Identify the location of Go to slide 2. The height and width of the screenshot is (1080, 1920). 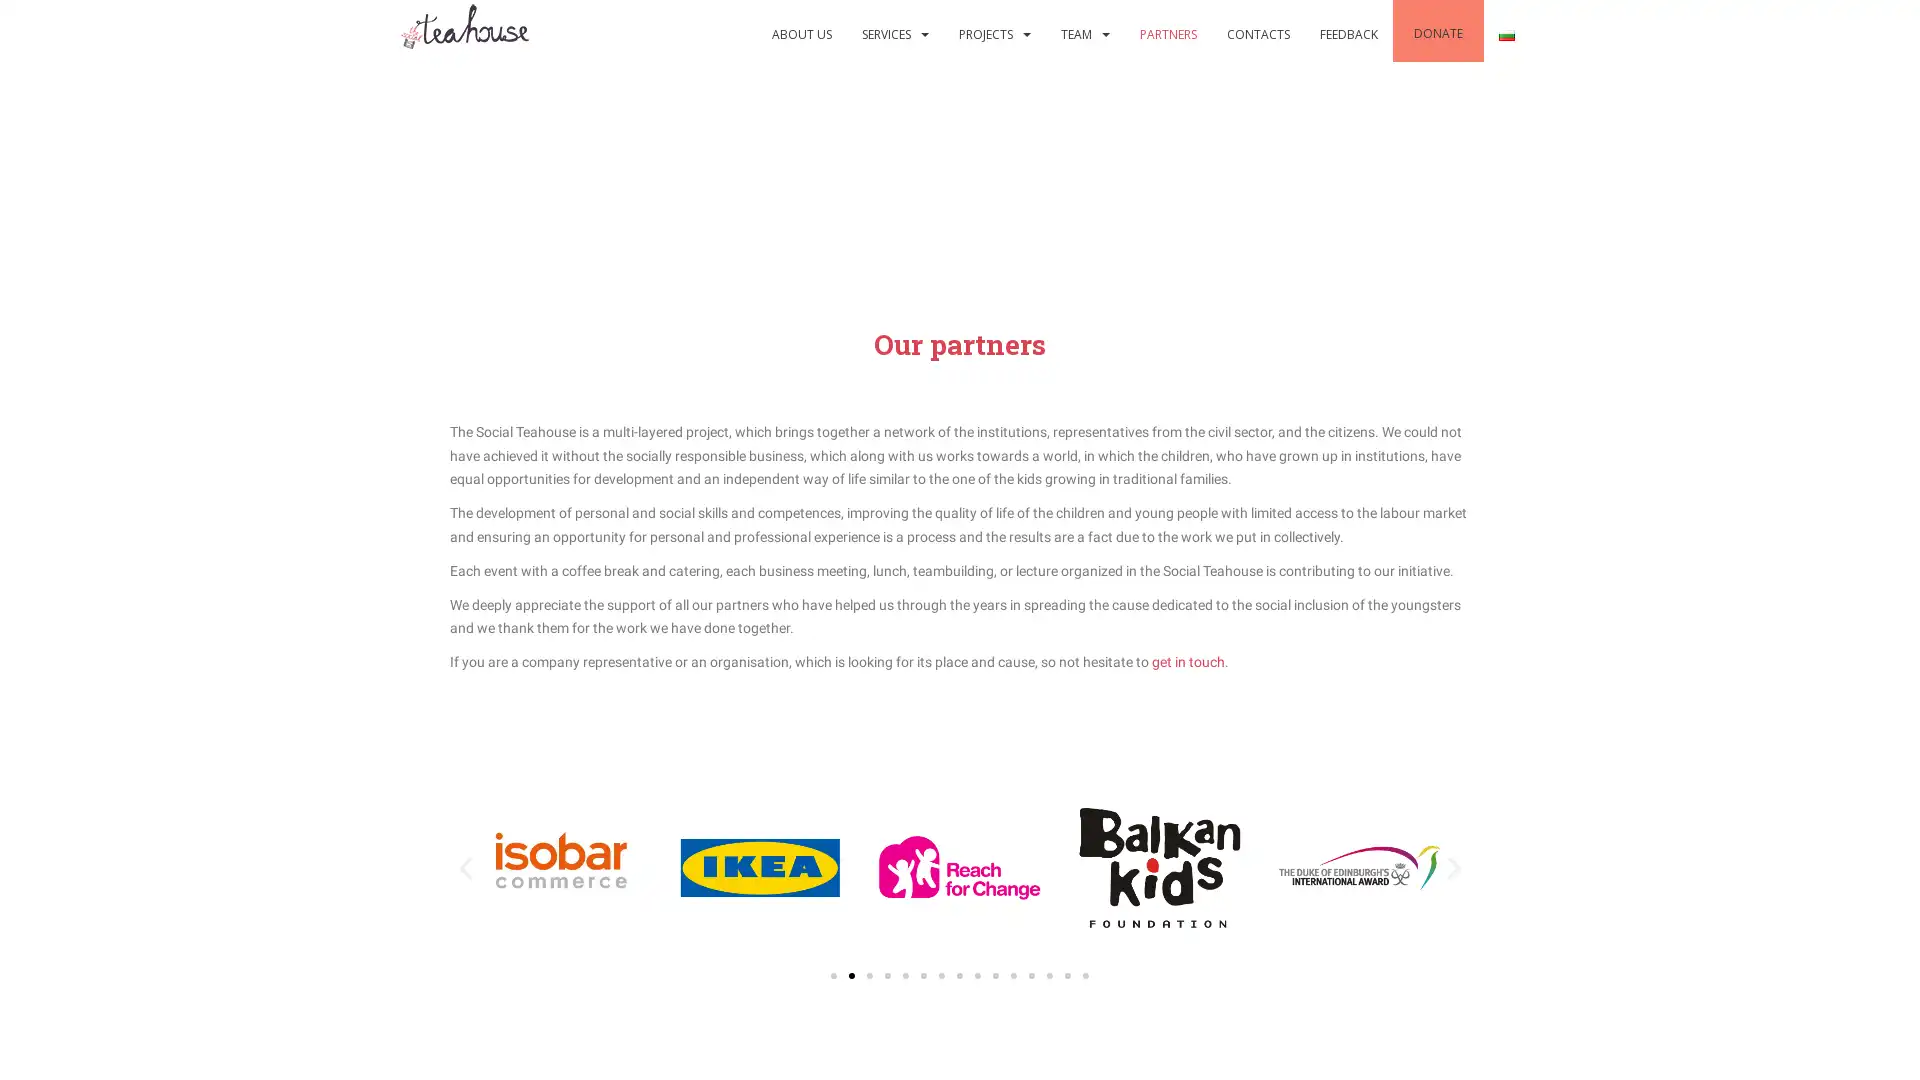
(851, 974).